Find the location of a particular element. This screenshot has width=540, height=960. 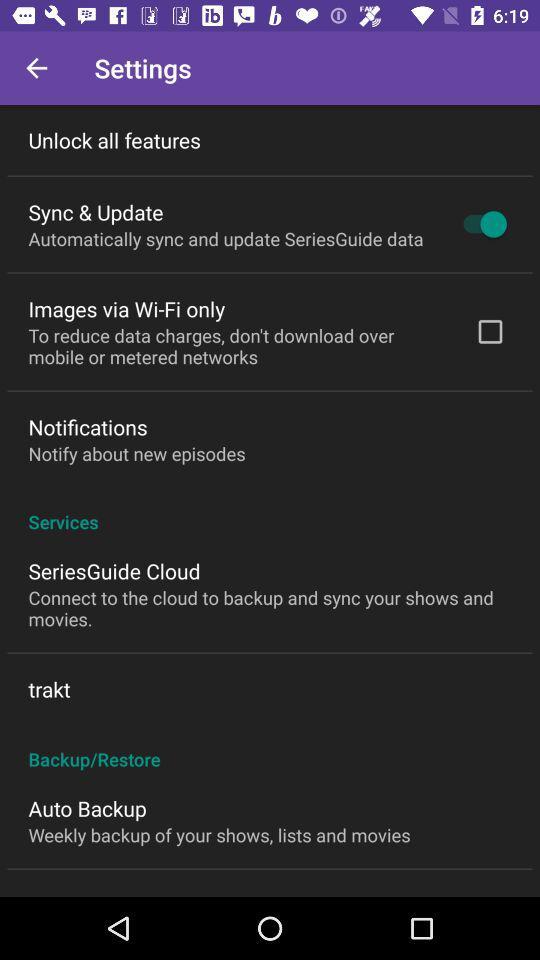

images via wi is located at coordinates (126, 309).